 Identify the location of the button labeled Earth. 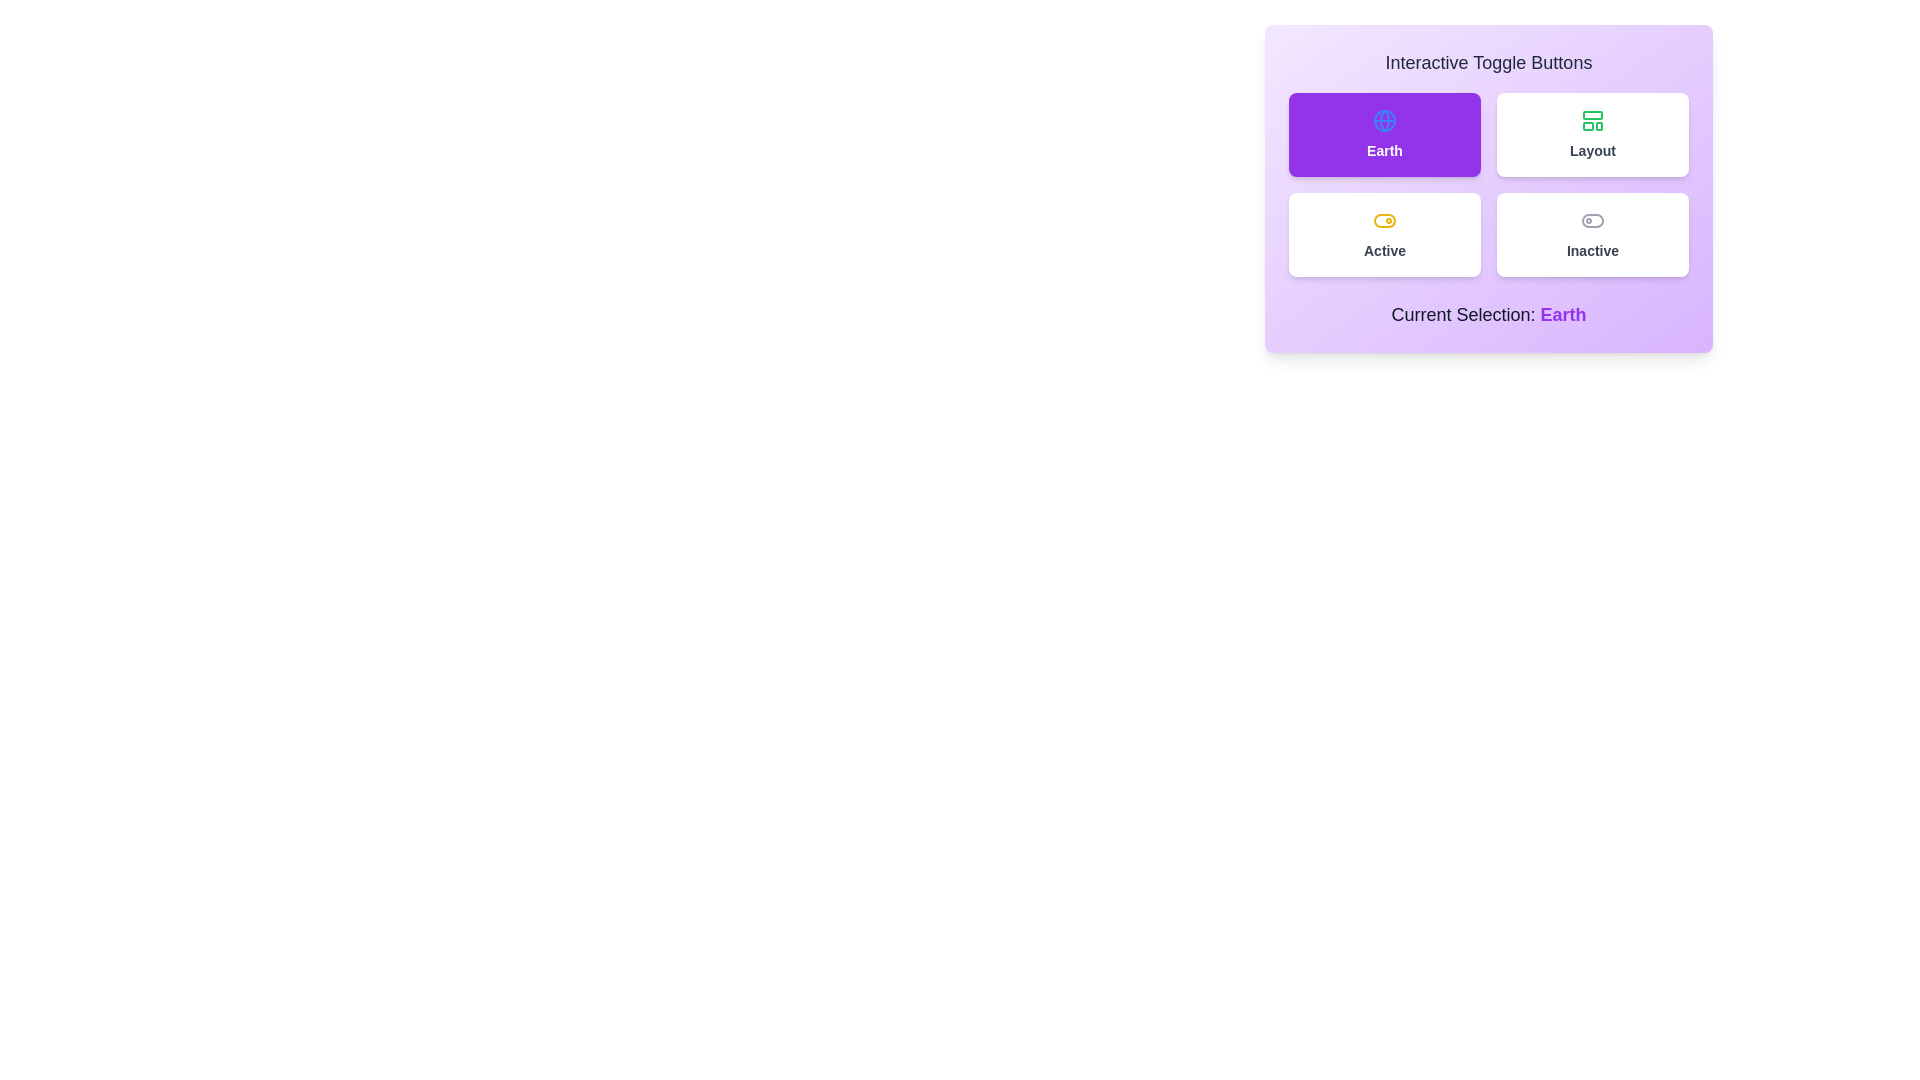
(1384, 135).